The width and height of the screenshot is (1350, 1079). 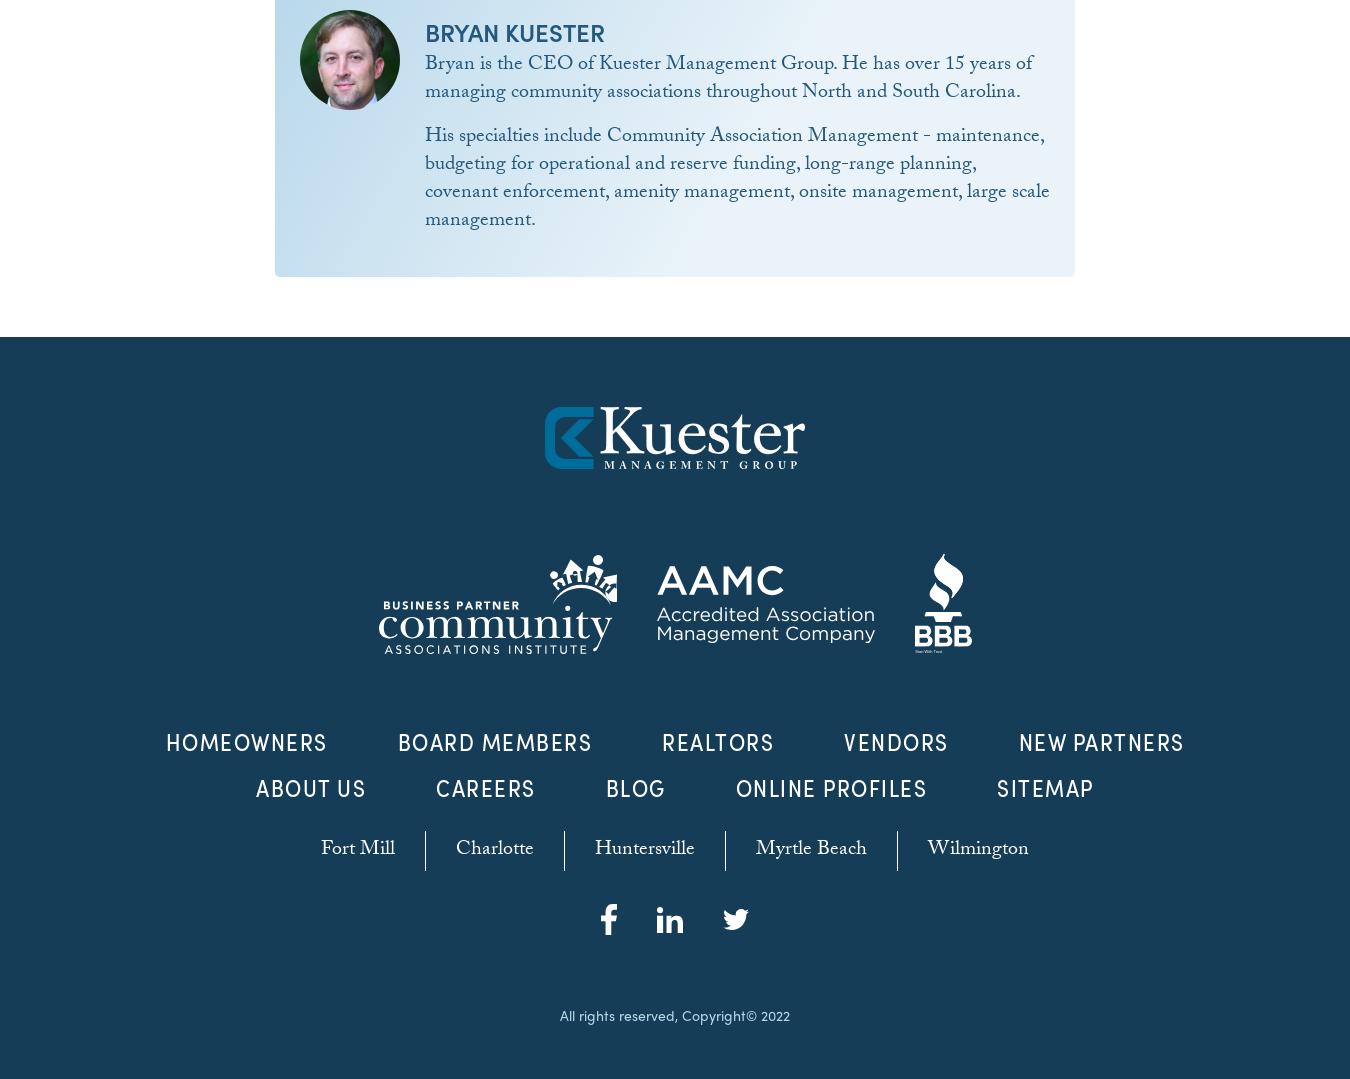 I want to click on 'Careers', so click(x=484, y=787).